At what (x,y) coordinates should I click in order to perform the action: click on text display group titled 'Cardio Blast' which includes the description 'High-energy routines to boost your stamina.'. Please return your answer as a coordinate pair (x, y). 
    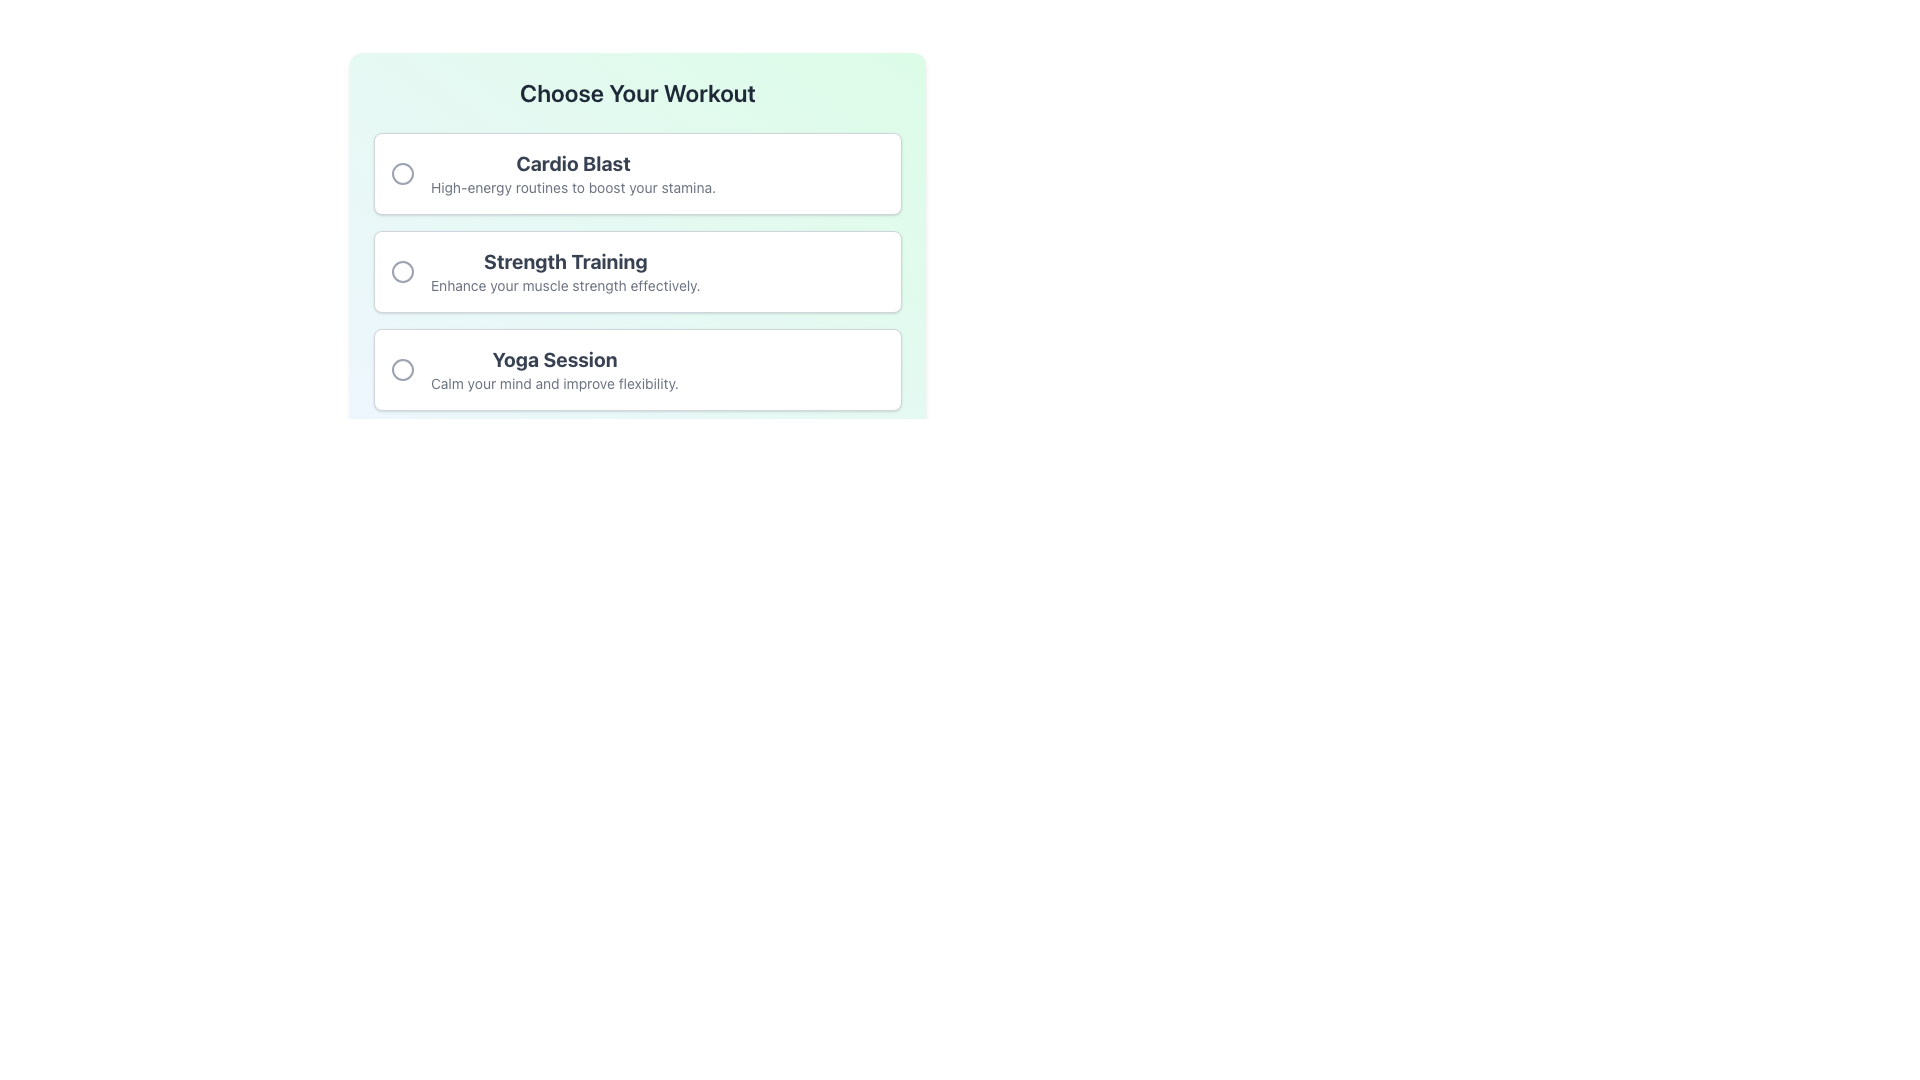
    Looking at the image, I should click on (572, 172).